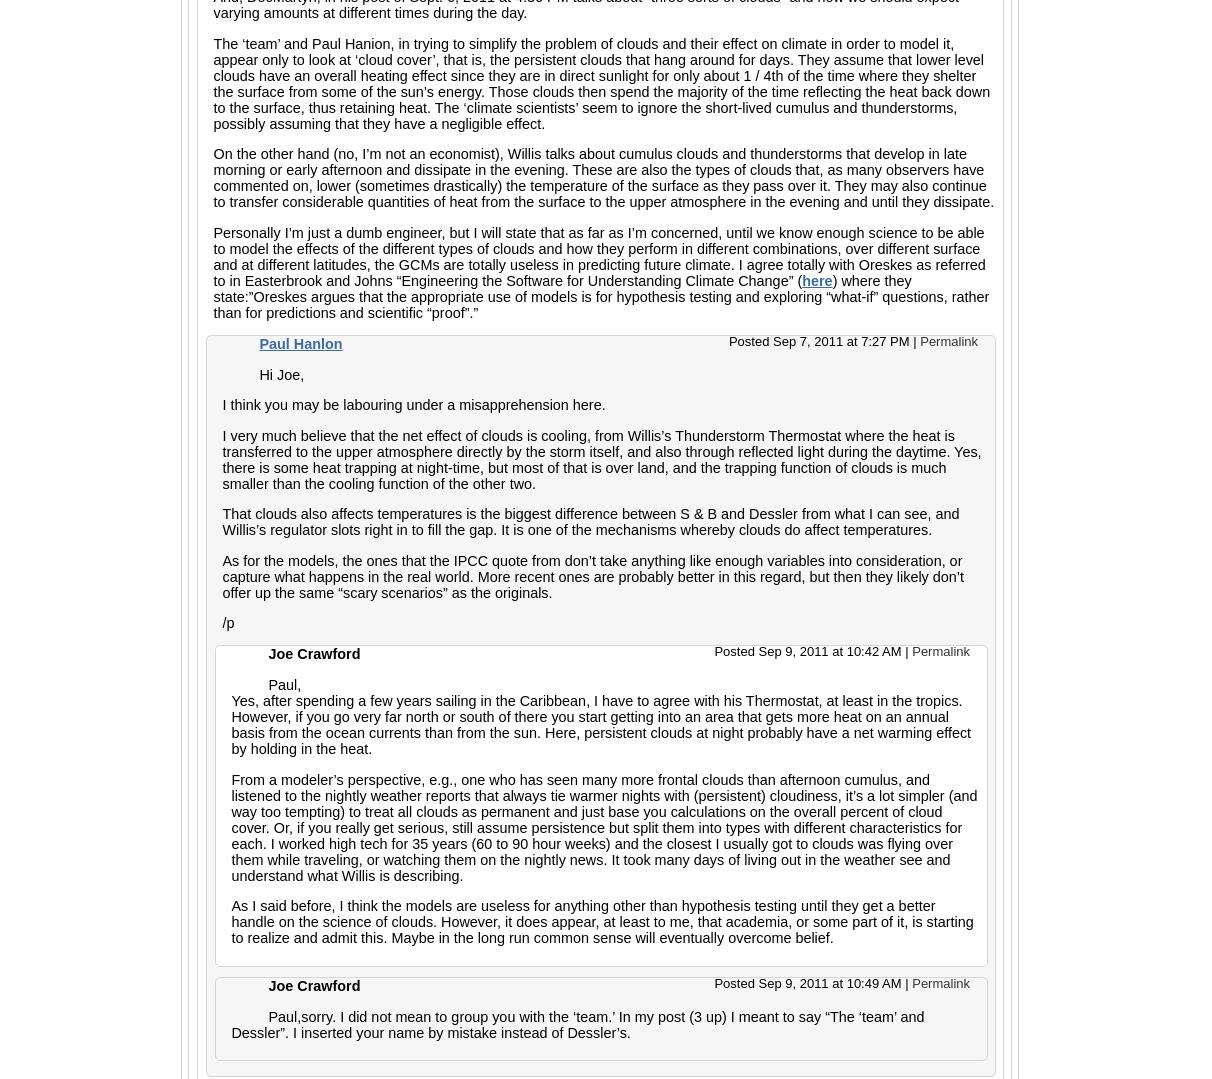 This screenshot has height=1079, width=1212. I want to click on 'I think you may be labouring under a misapprehension here.', so click(413, 403).